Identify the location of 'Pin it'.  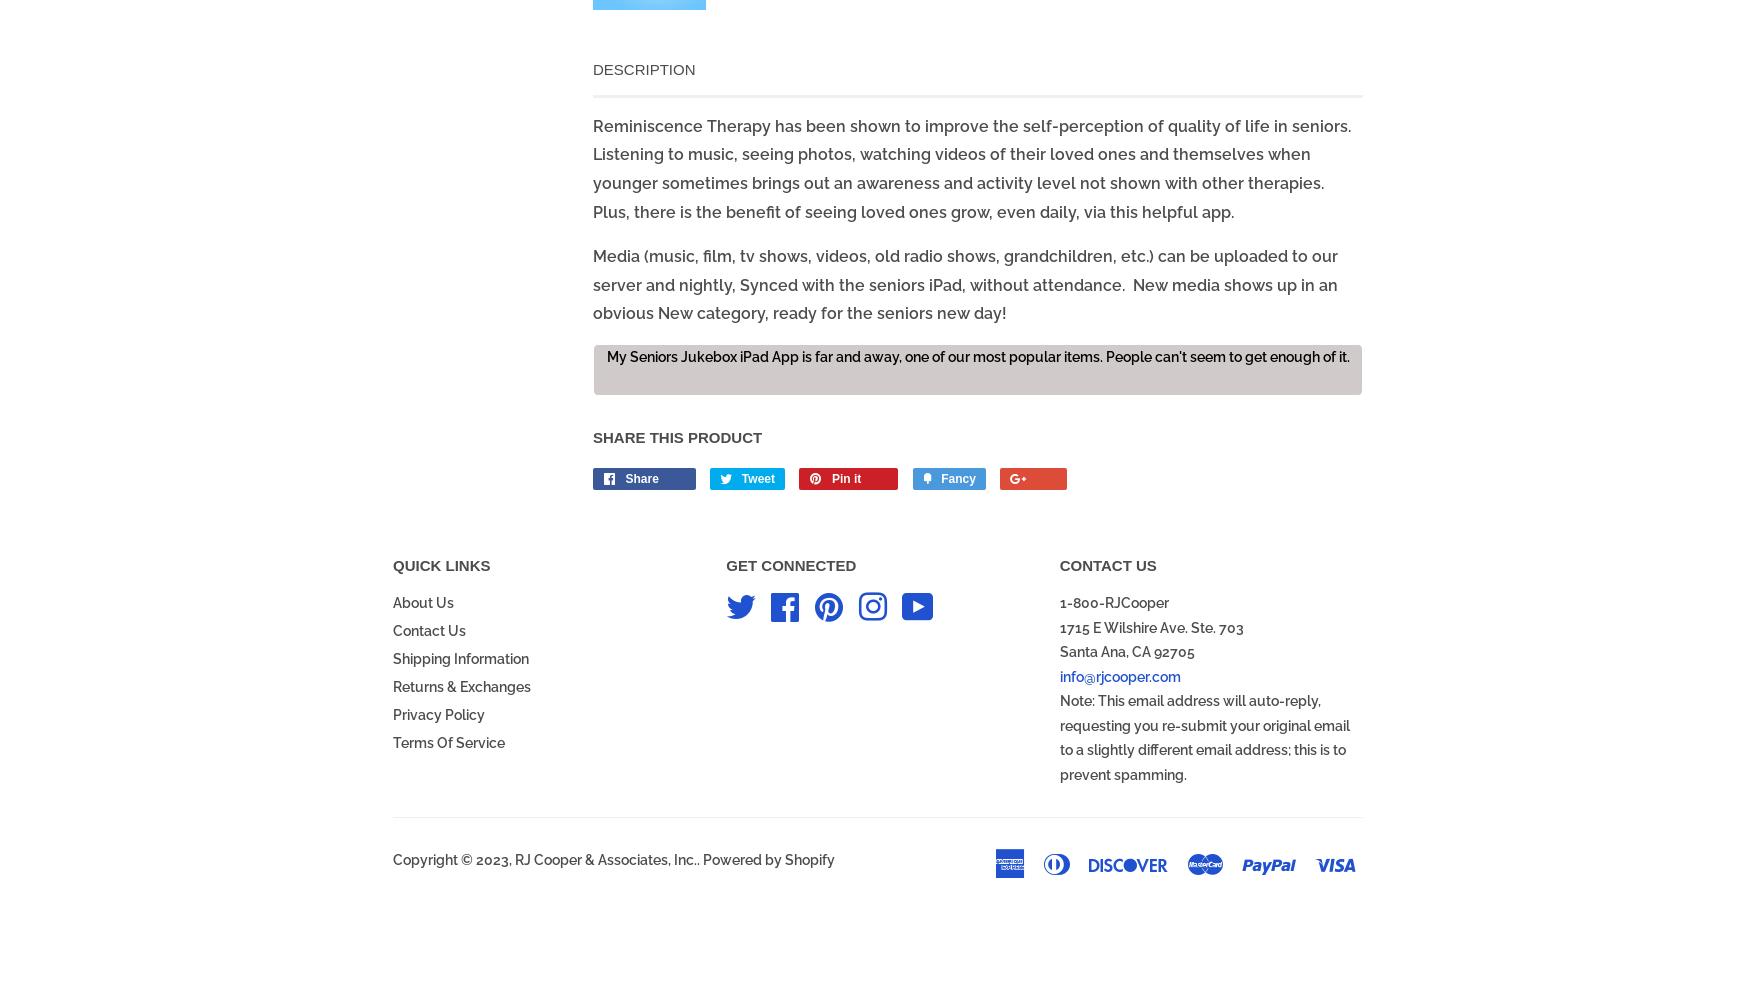
(845, 478).